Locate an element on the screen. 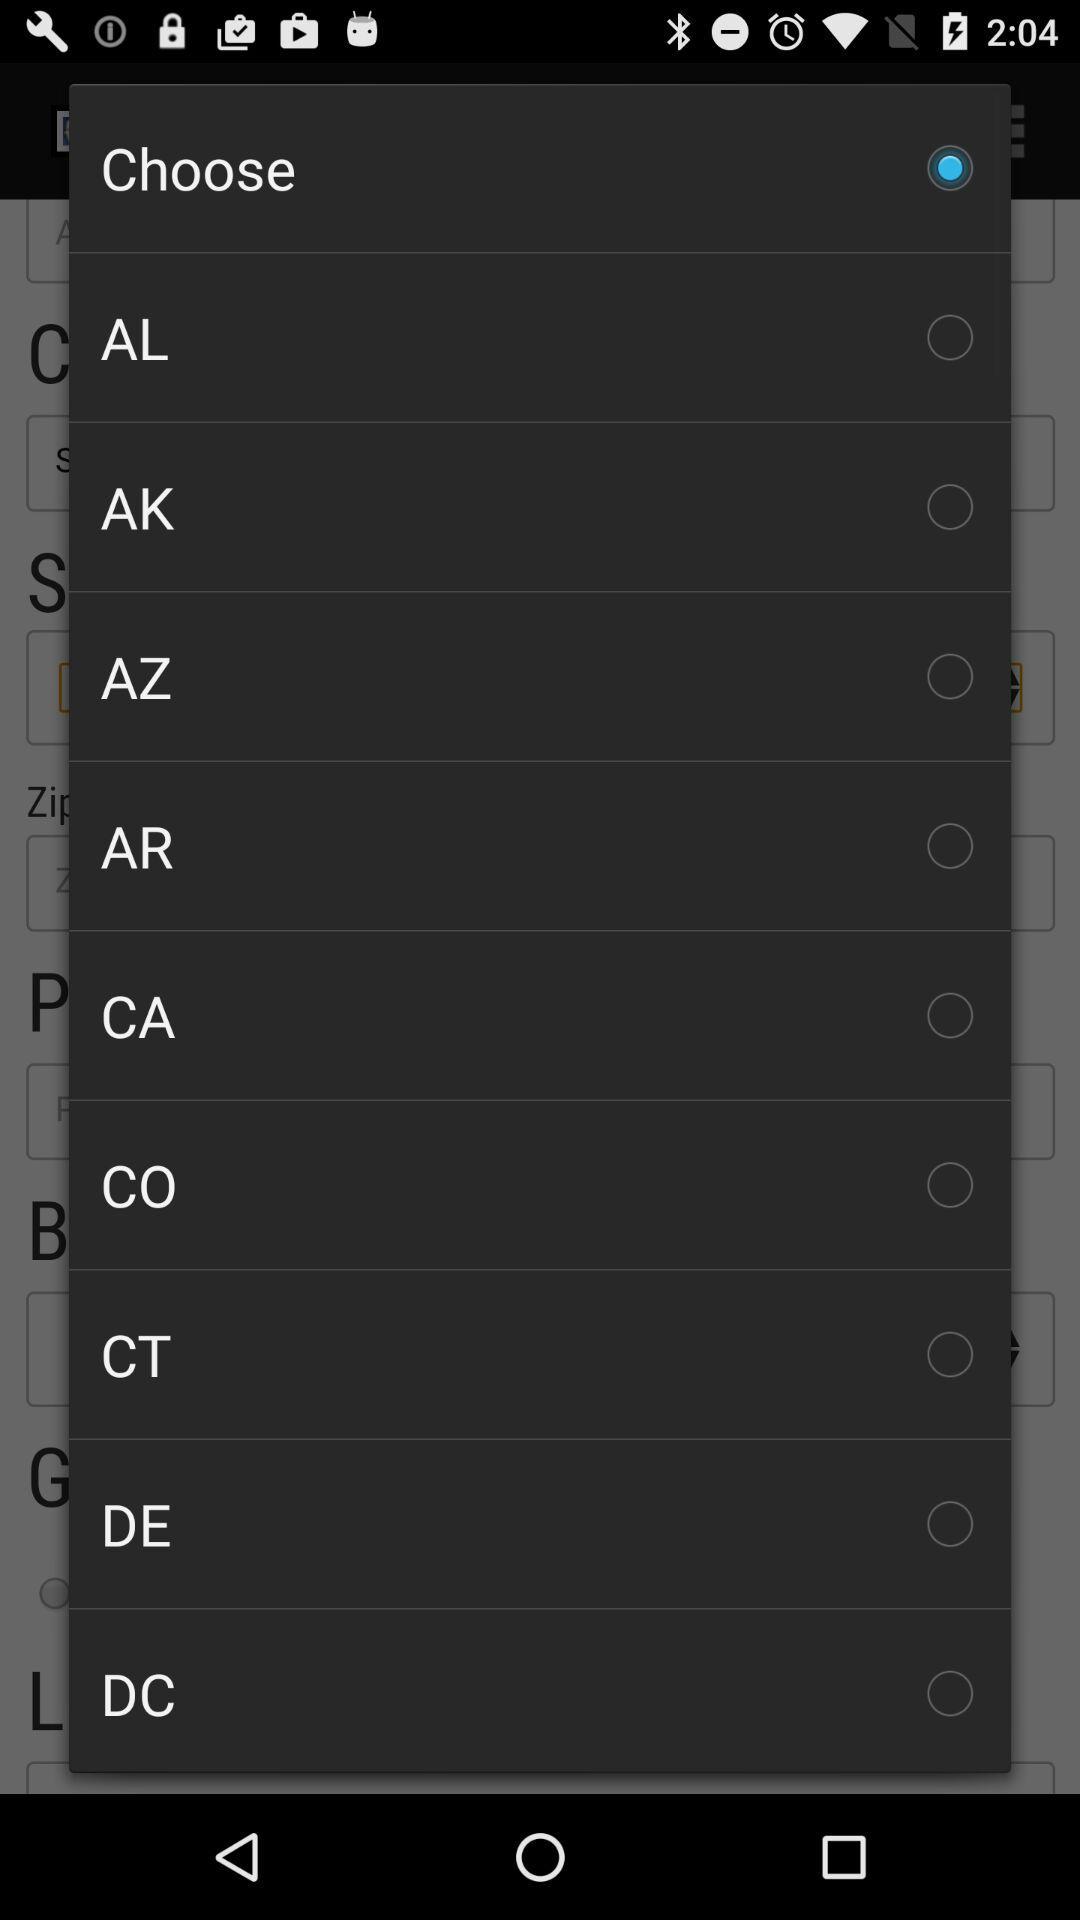 This screenshot has height=1920, width=1080. the checkbox above the az is located at coordinates (540, 507).